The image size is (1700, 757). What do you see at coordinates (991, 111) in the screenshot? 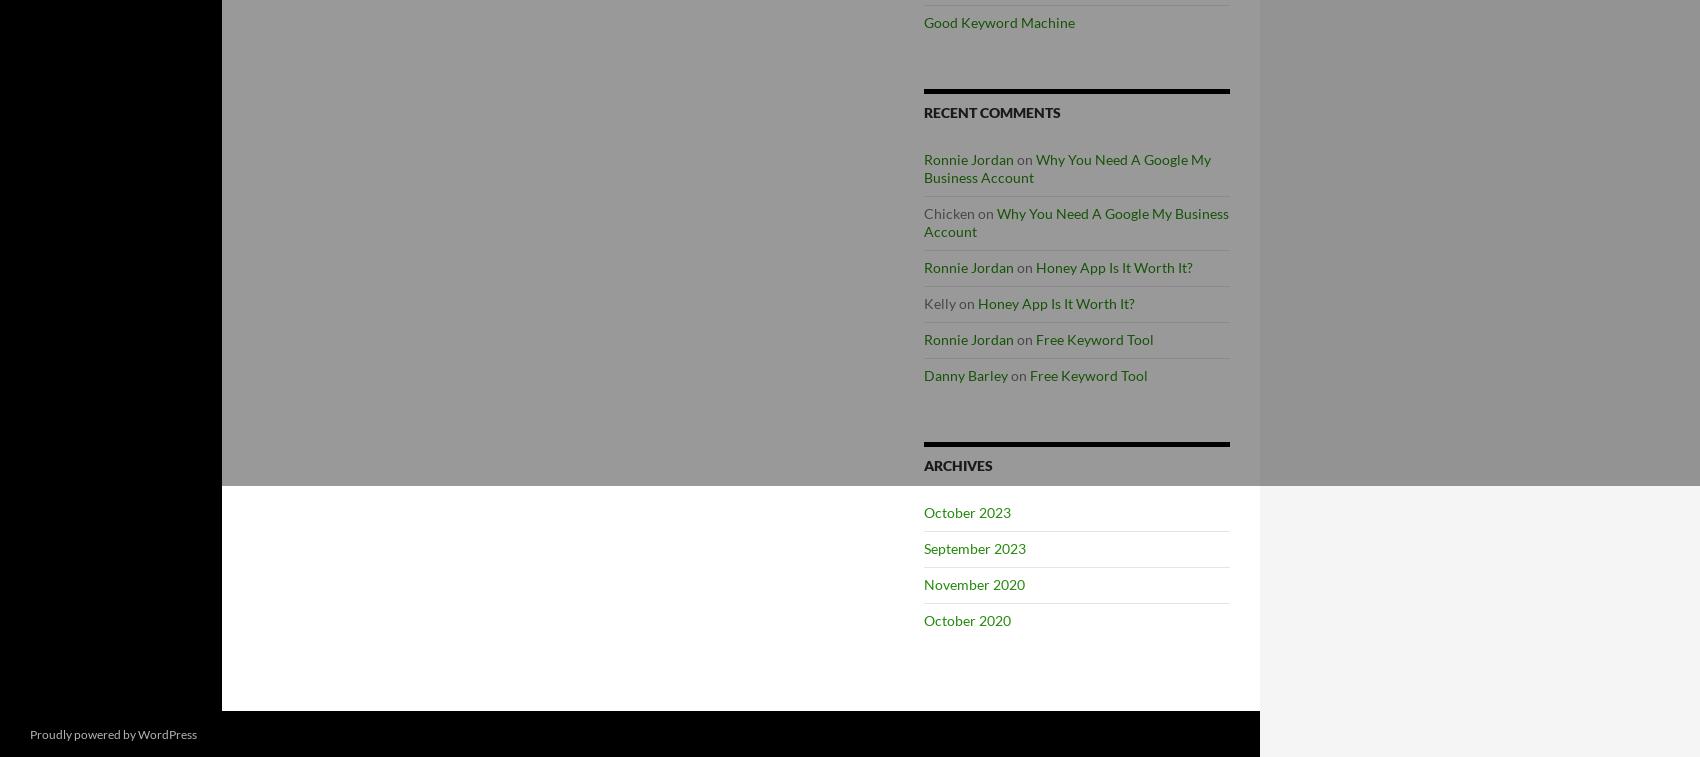
I see `'Recent Comments'` at bounding box center [991, 111].